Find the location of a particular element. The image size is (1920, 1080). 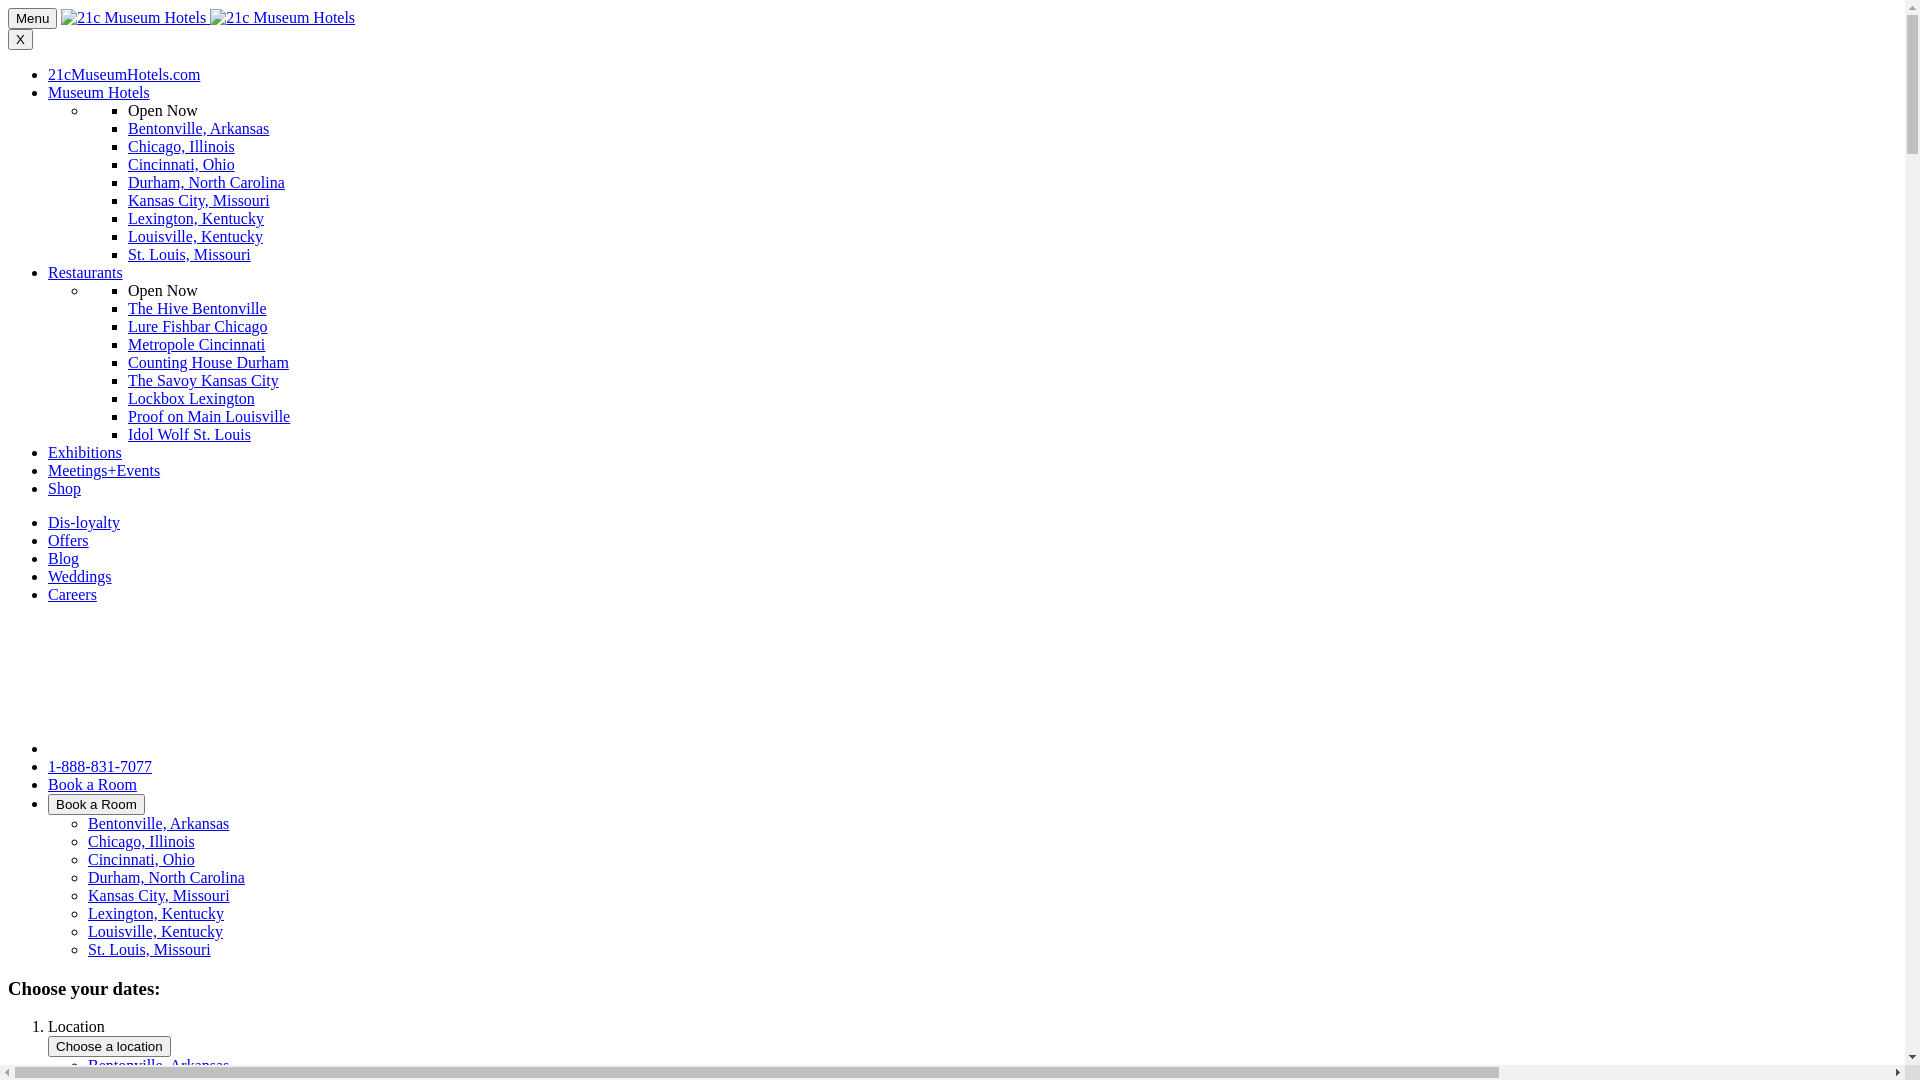

'Proof on Main Louisville' is located at coordinates (209, 415).